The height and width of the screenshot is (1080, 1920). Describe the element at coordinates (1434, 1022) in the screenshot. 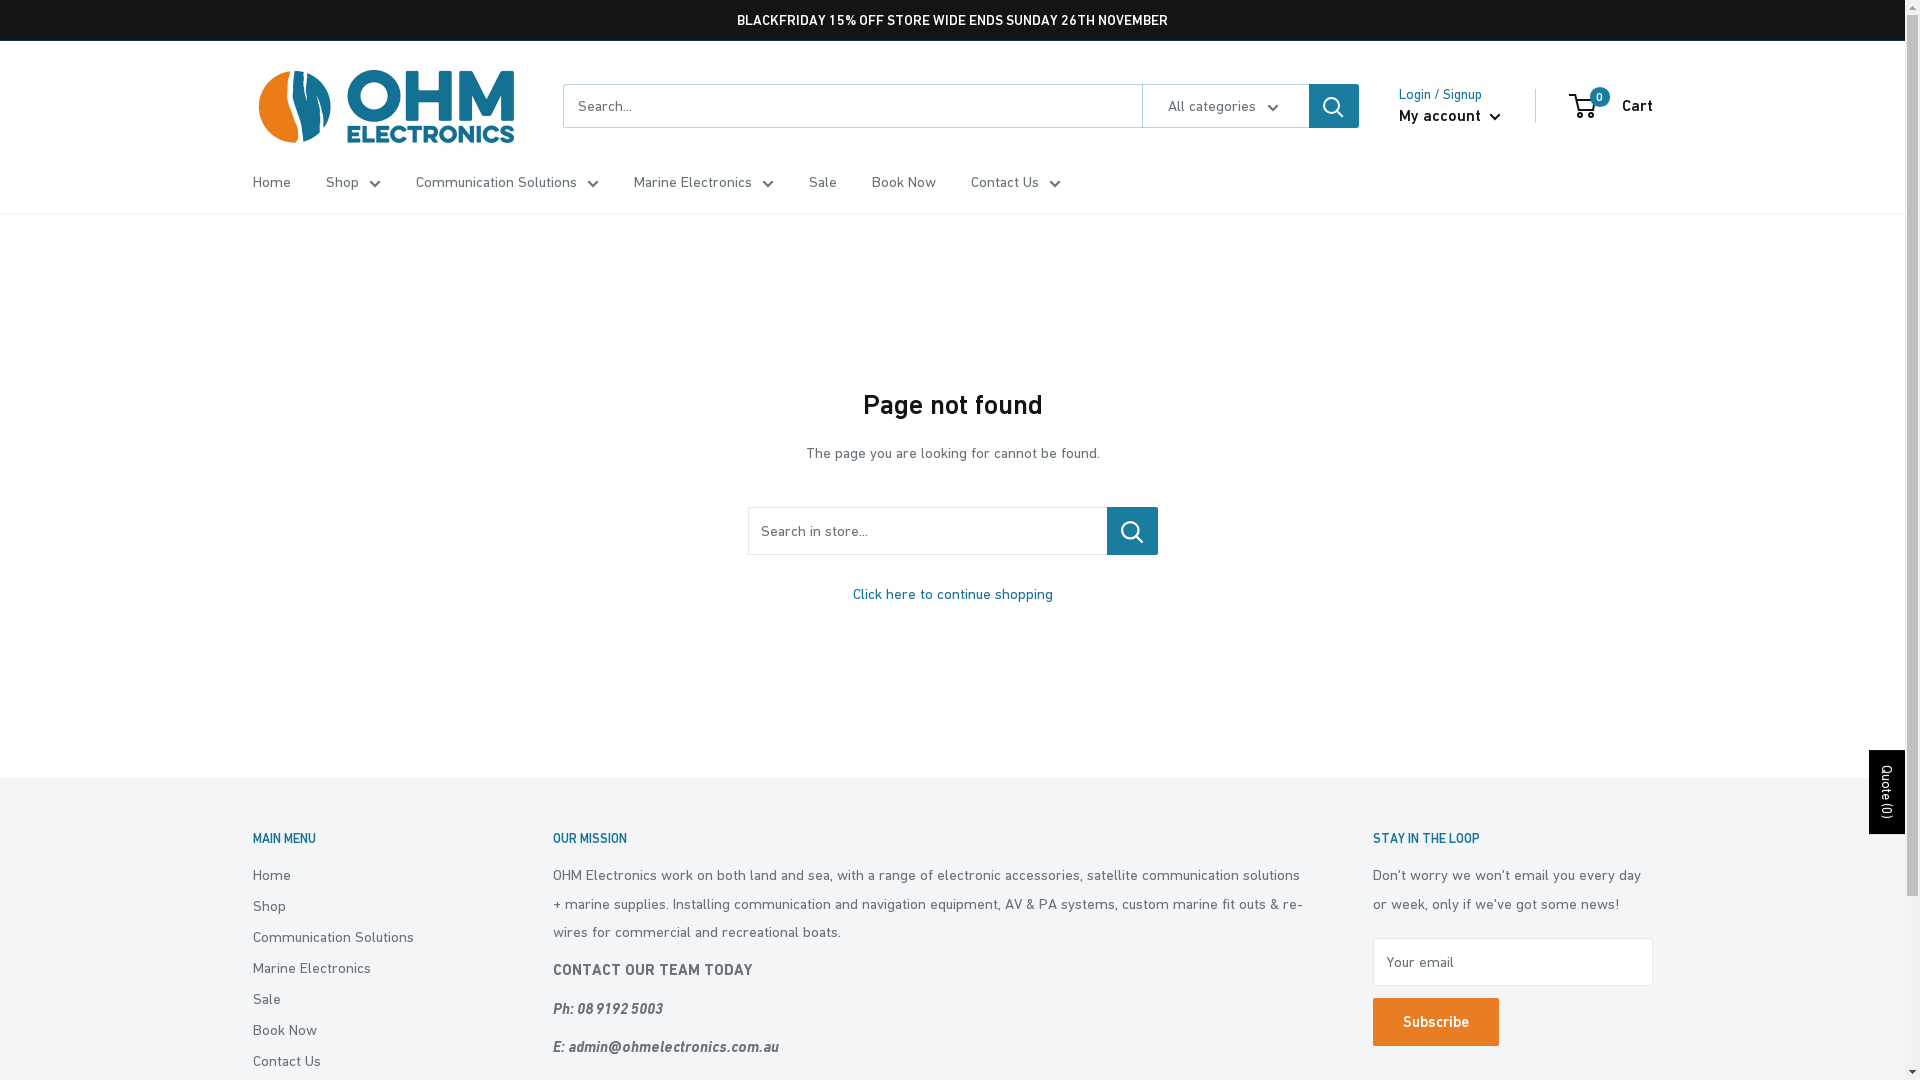

I see `'Subscribe'` at that location.